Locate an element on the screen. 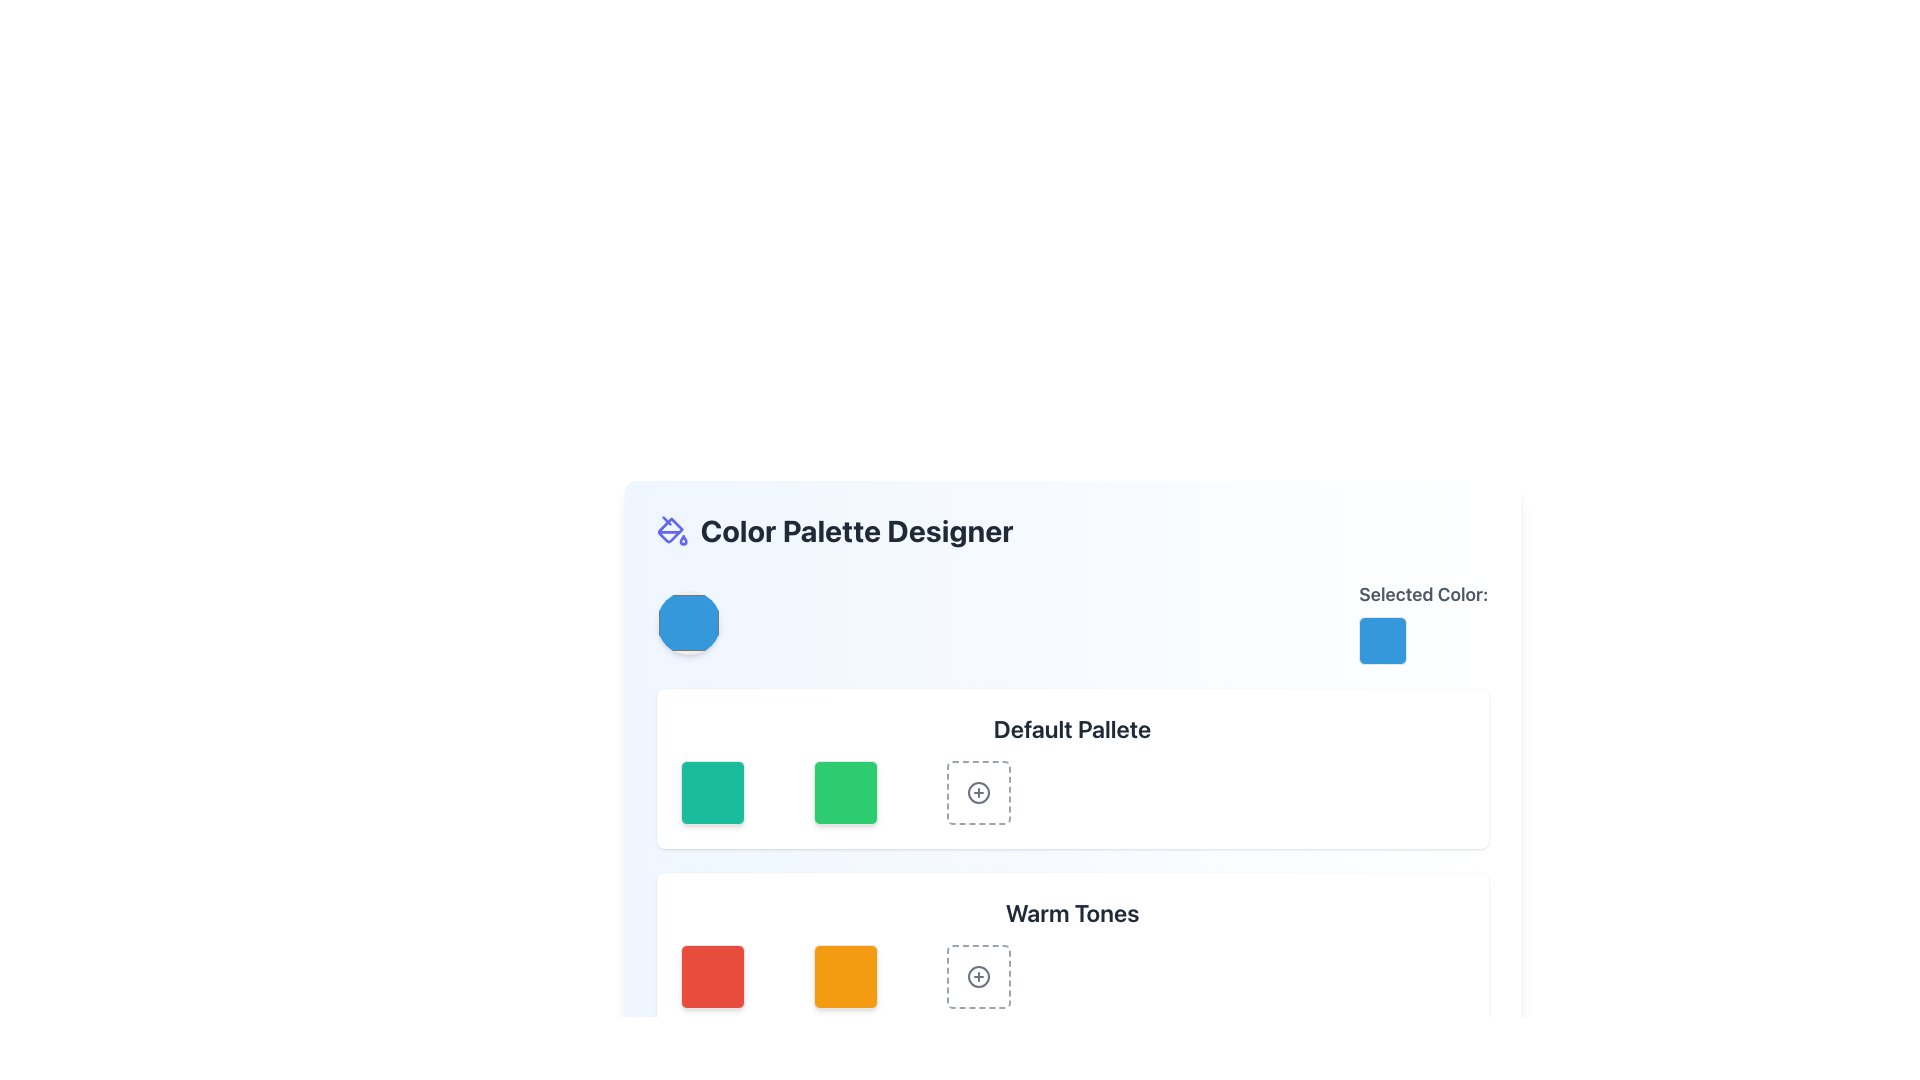 This screenshot has height=1080, width=1920. the first interactive visual tile with a green background and rounded corners in the 'Default Palette' is located at coordinates (712, 792).